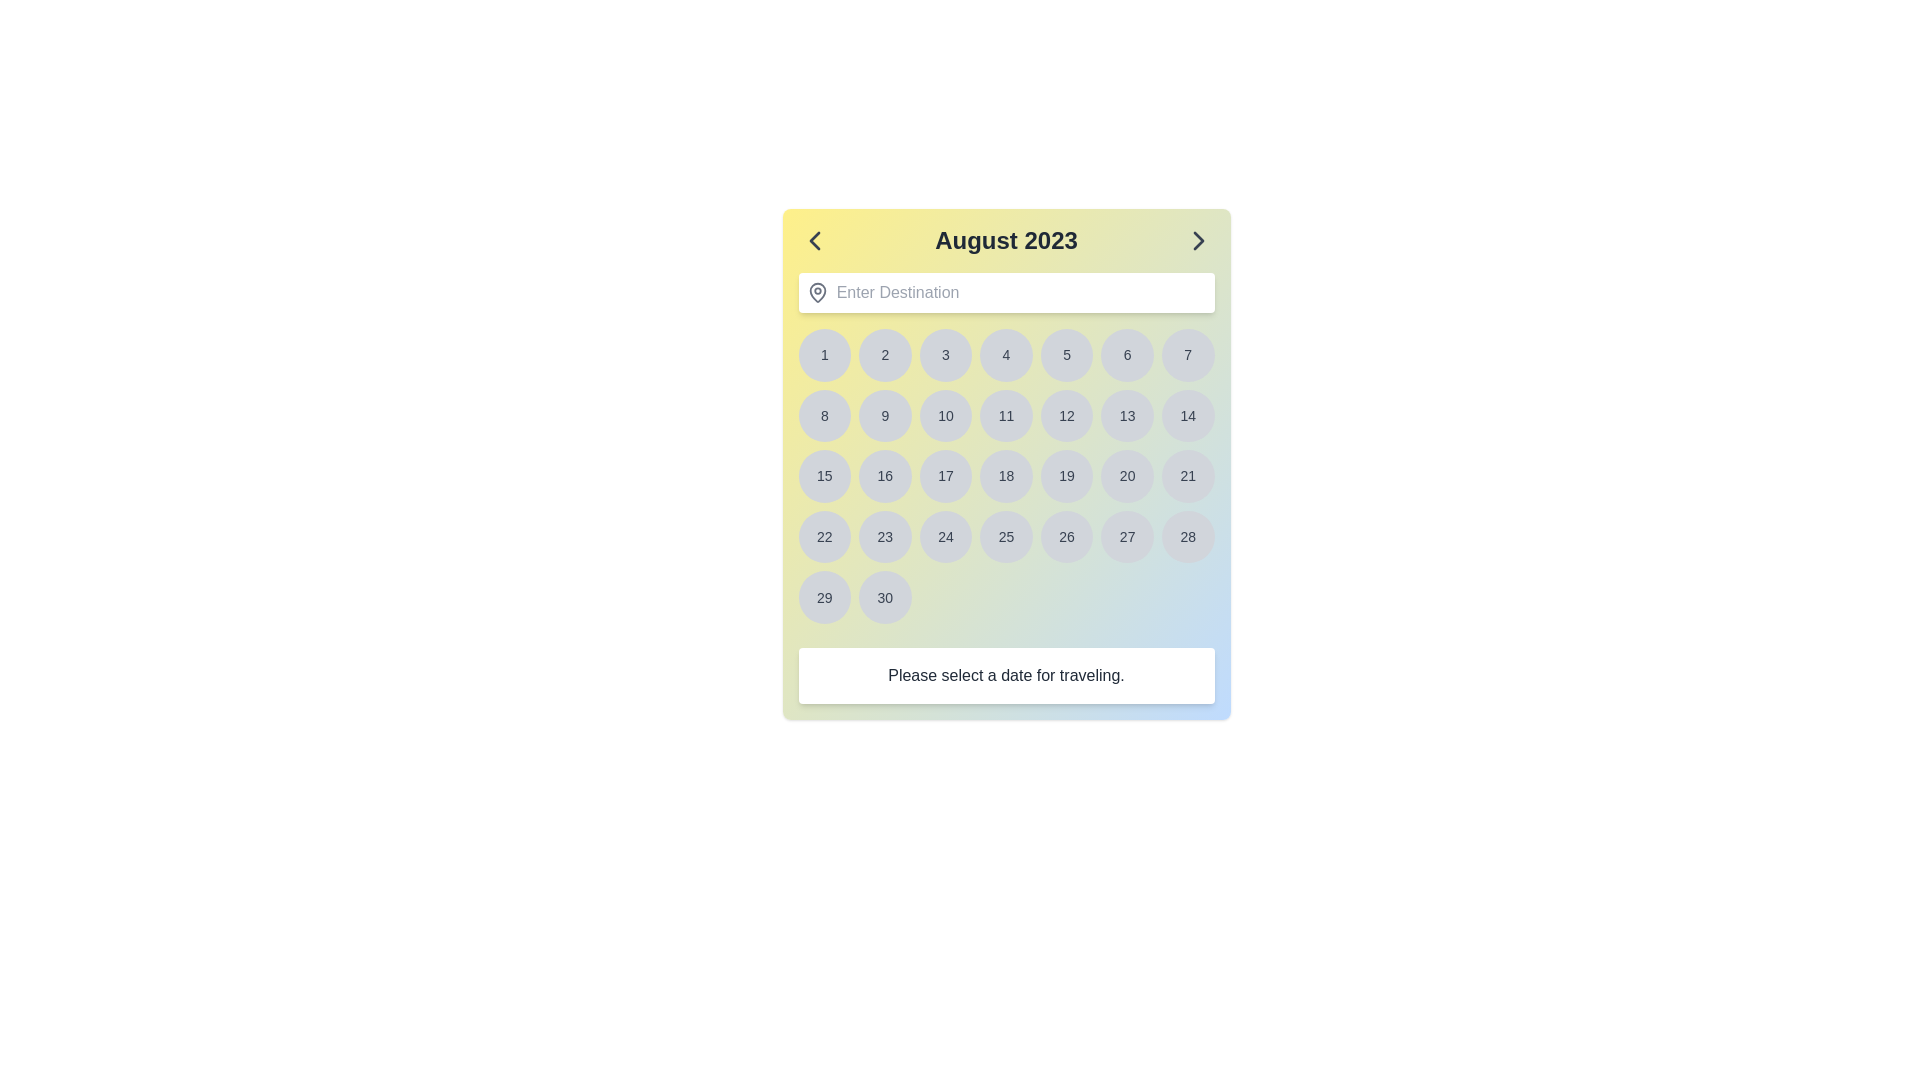 The height and width of the screenshot is (1080, 1920). I want to click on the date button in the calendar interface, located in the second row, third column of the grid, which allows users to select this date for booking or scheduling, so click(944, 414).